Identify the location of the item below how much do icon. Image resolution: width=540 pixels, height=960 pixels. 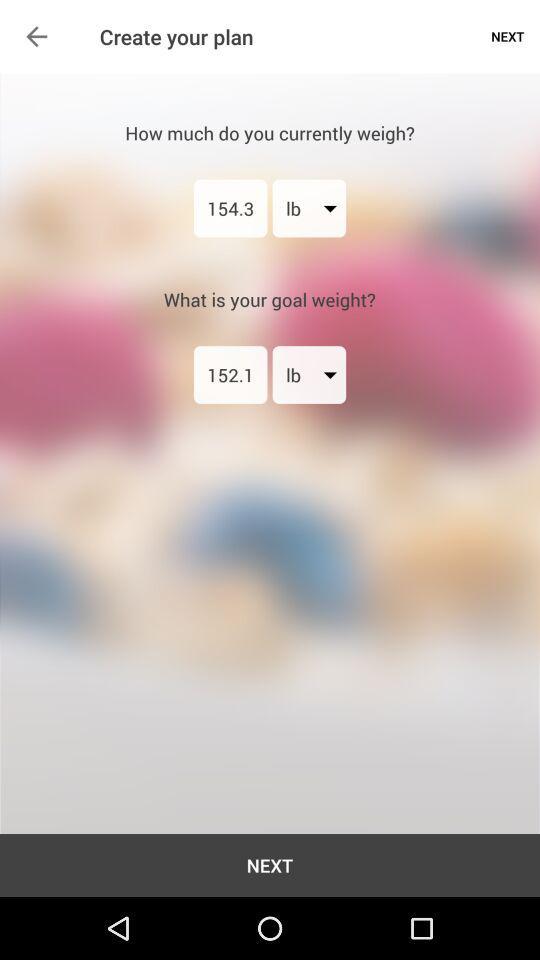
(229, 208).